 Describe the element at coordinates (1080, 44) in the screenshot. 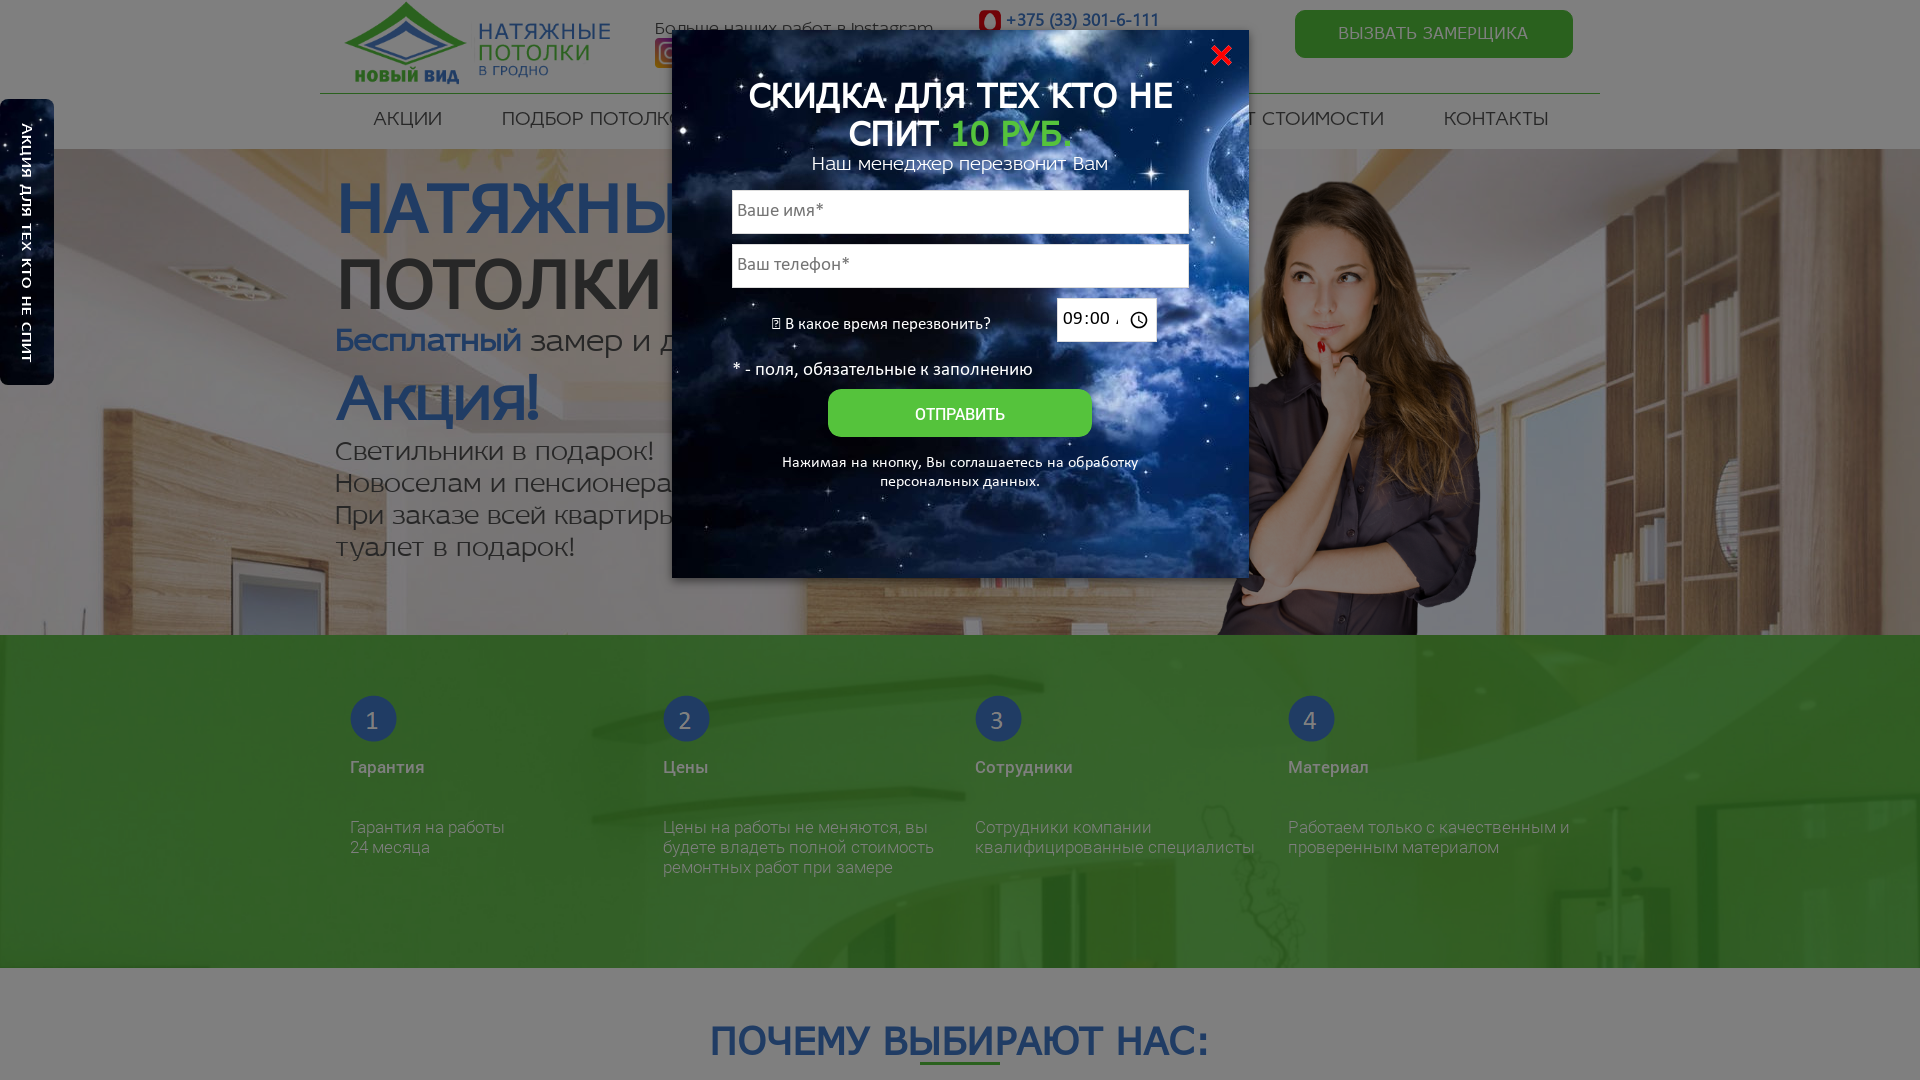

I see `'+375 (44) 7-907-111'` at that location.